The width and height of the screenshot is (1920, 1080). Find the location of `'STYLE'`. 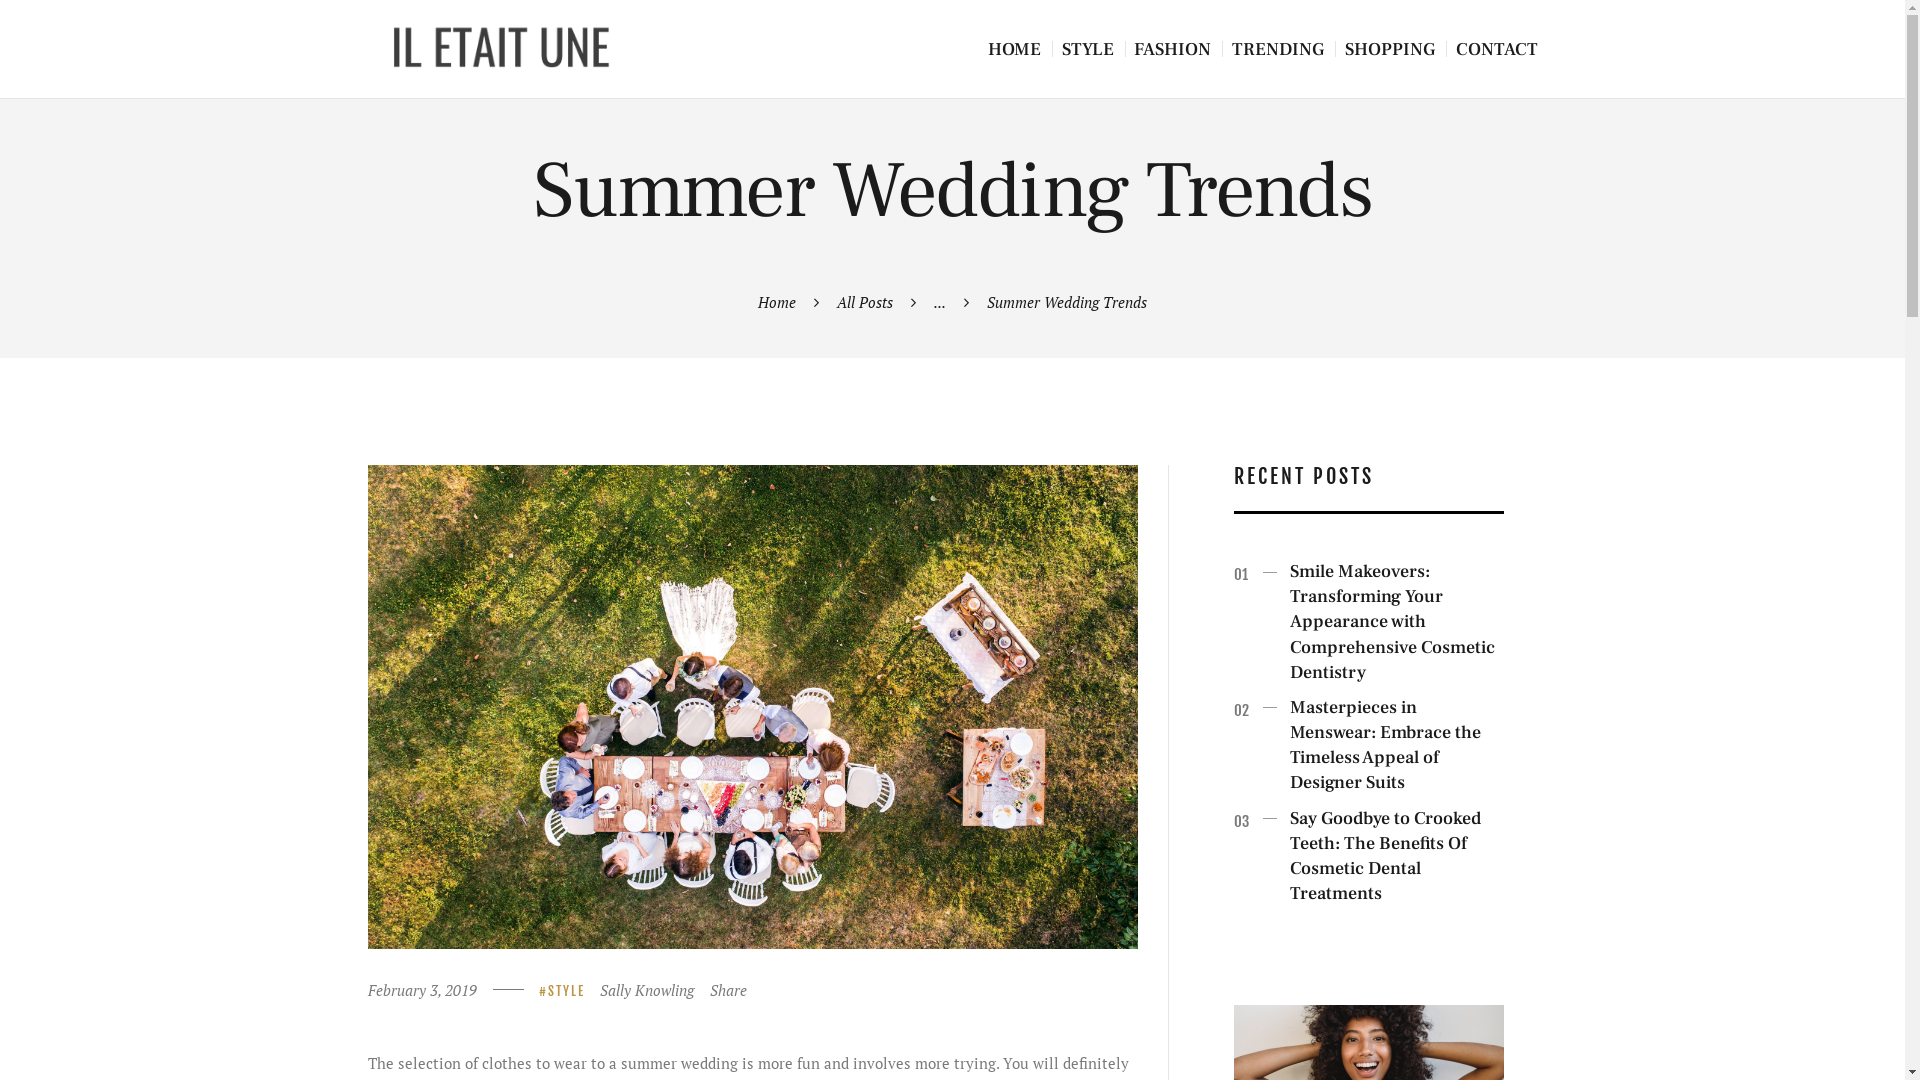

'STYLE' is located at coordinates (1087, 48).